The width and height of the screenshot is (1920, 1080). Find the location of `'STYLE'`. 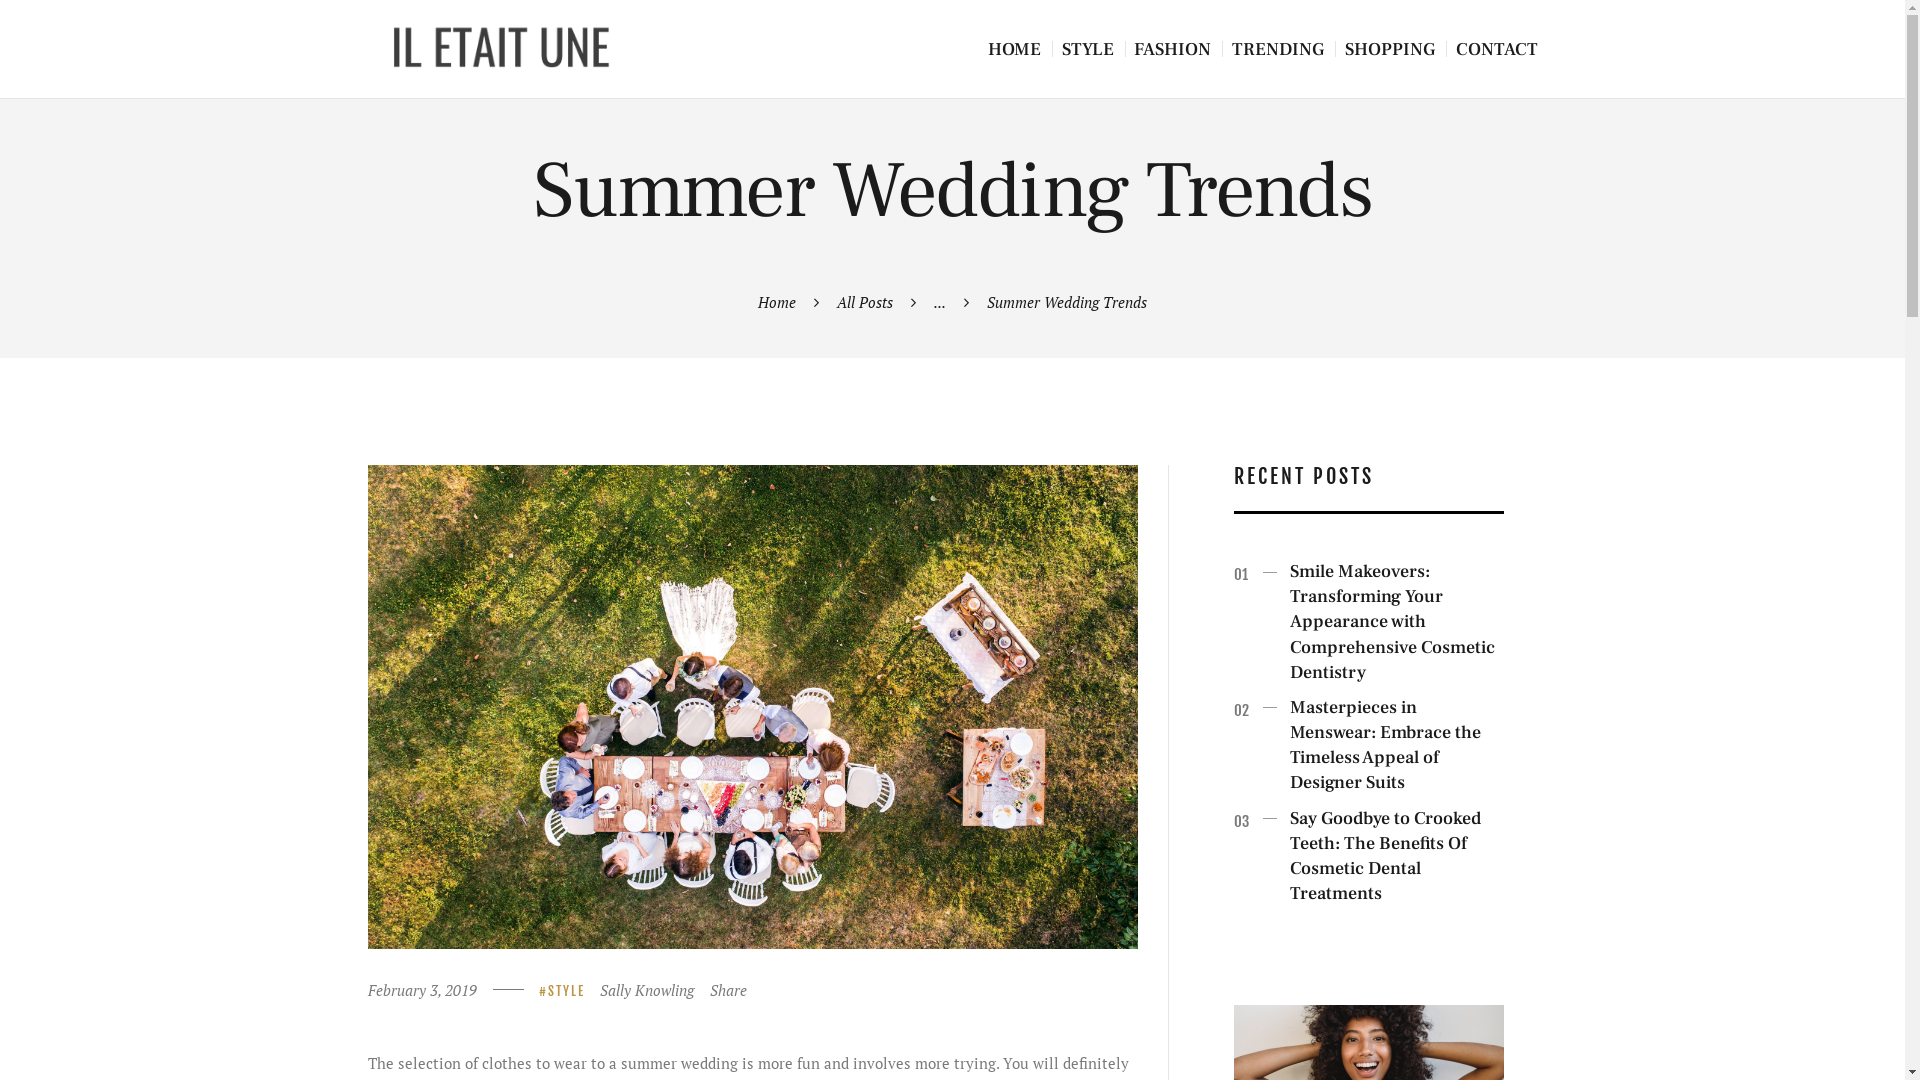

'STYLE' is located at coordinates (1087, 48).